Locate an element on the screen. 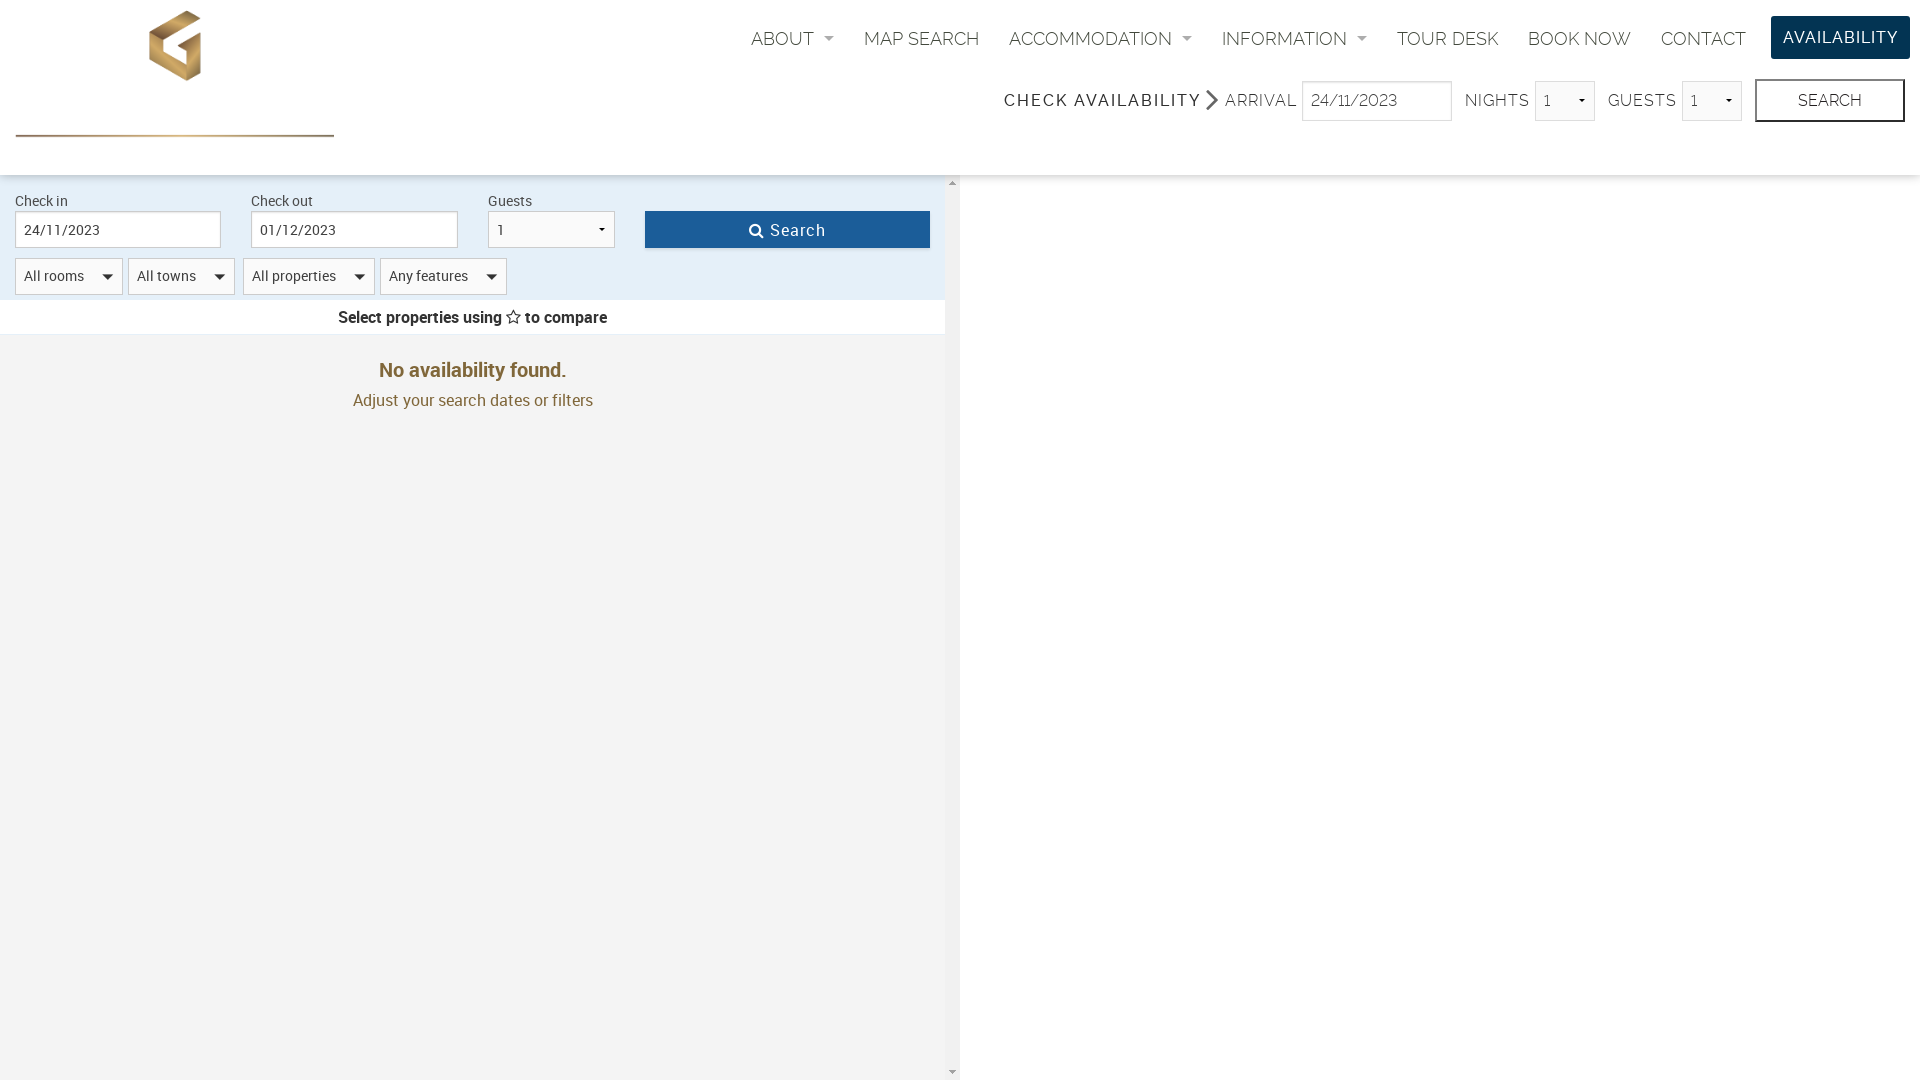  'ABOUT' is located at coordinates (791, 38).